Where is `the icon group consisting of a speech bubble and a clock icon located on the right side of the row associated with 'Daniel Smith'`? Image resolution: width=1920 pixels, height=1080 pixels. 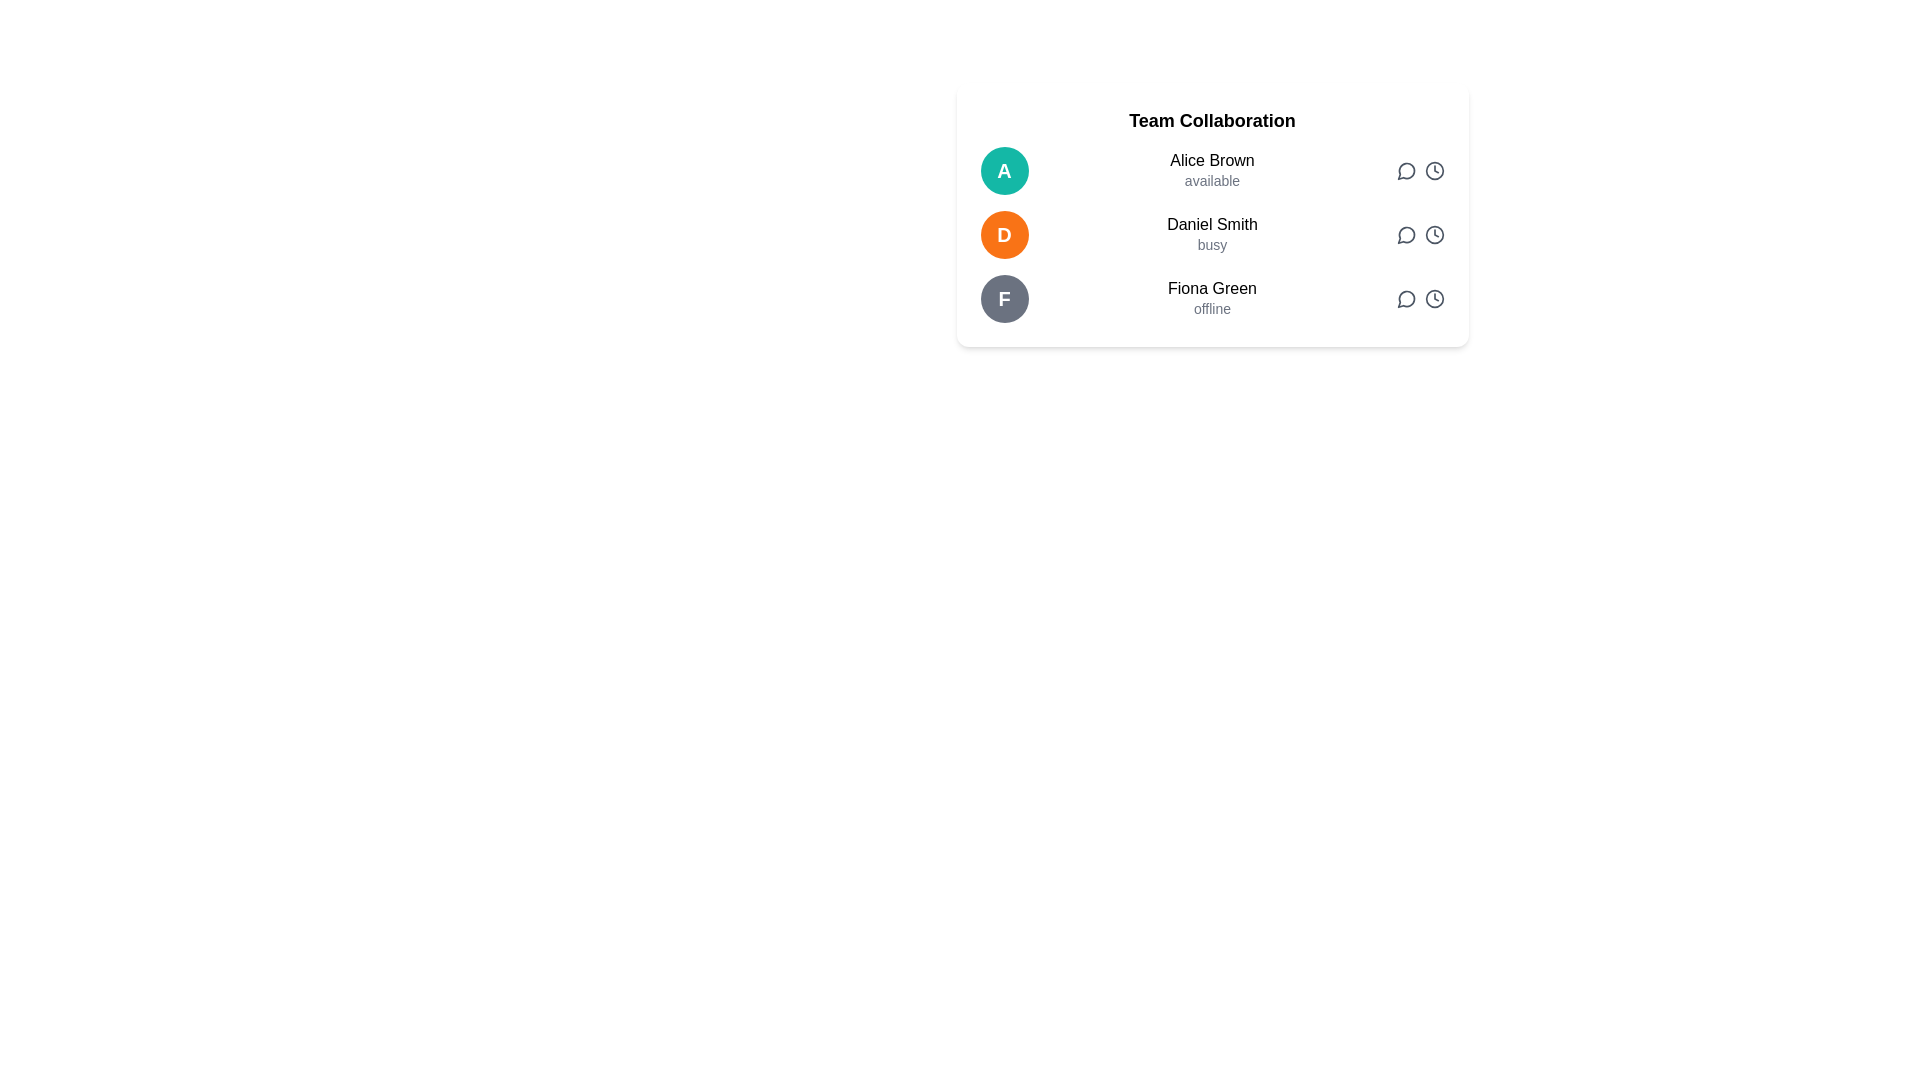
the icon group consisting of a speech bubble and a clock icon located on the right side of the row associated with 'Daniel Smith' is located at coordinates (1419, 234).